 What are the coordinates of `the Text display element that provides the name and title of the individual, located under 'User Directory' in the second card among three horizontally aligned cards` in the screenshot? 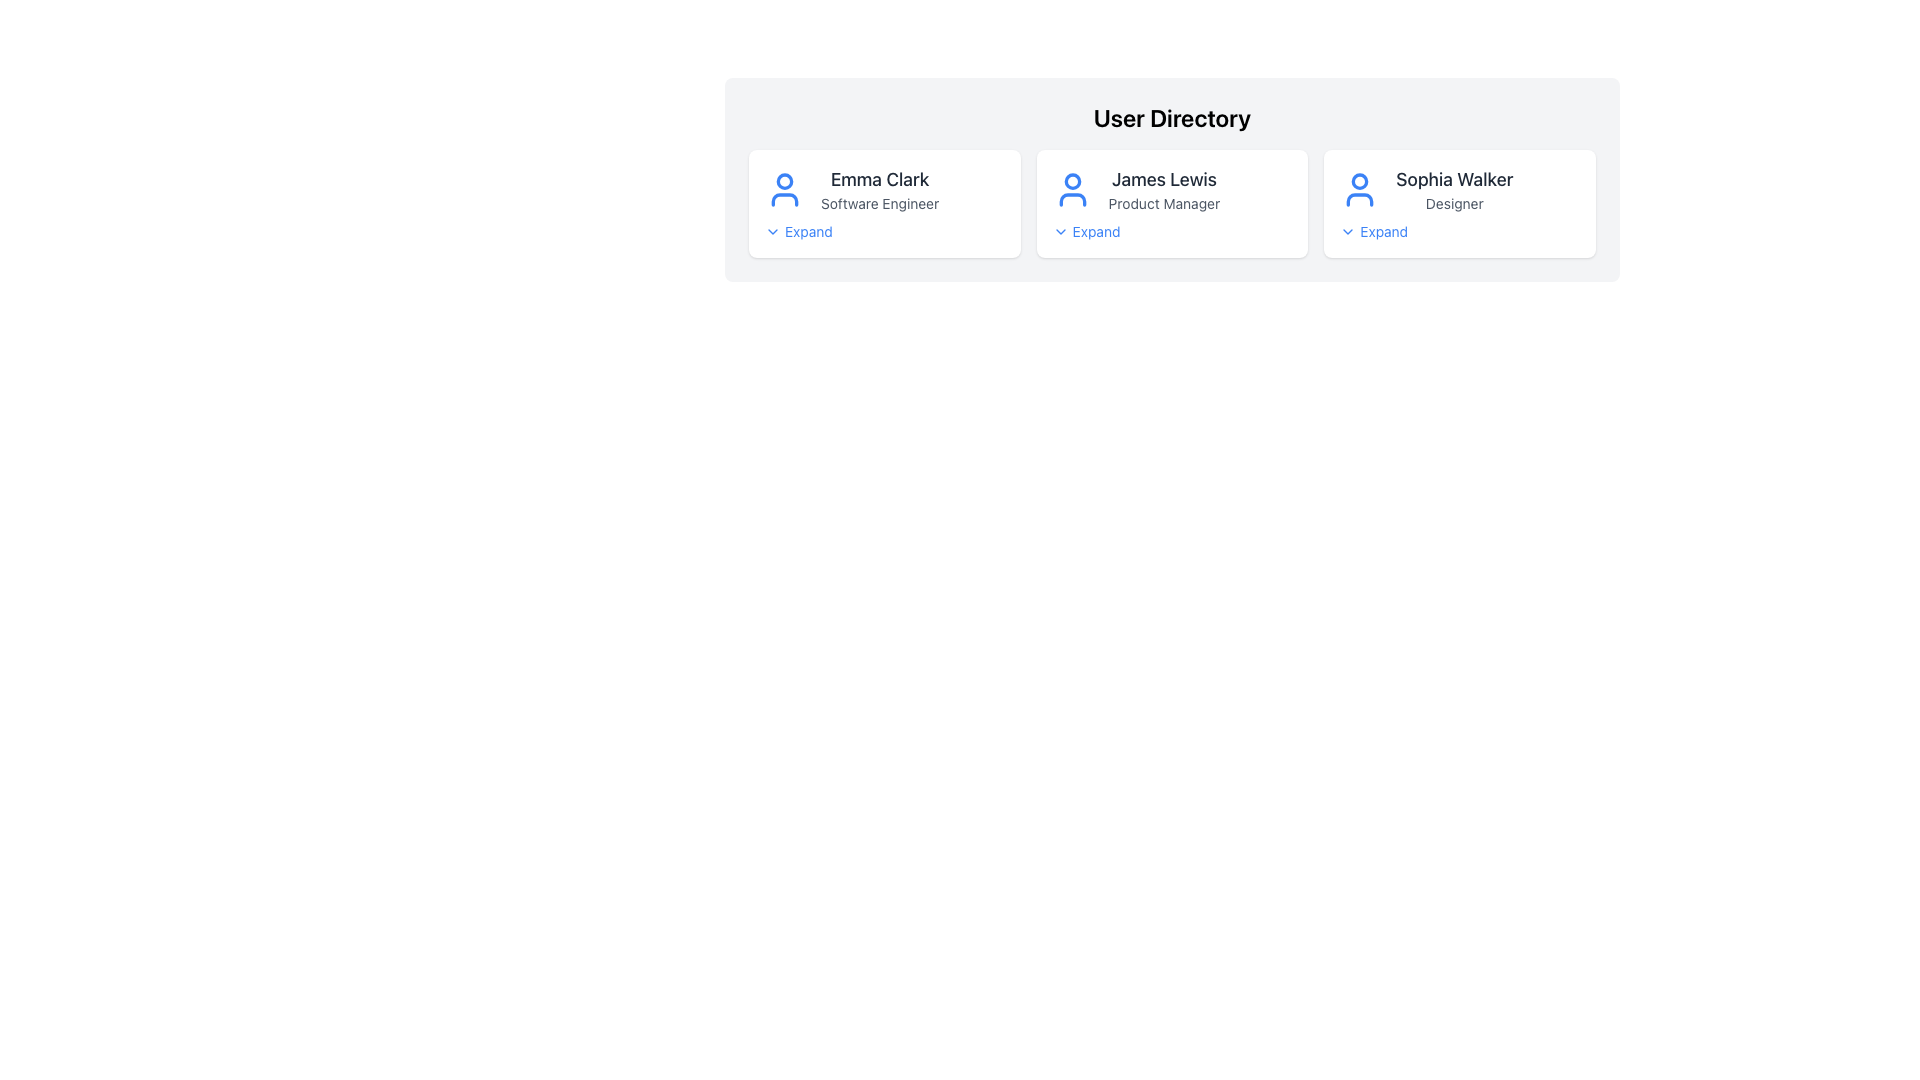 It's located at (1164, 189).